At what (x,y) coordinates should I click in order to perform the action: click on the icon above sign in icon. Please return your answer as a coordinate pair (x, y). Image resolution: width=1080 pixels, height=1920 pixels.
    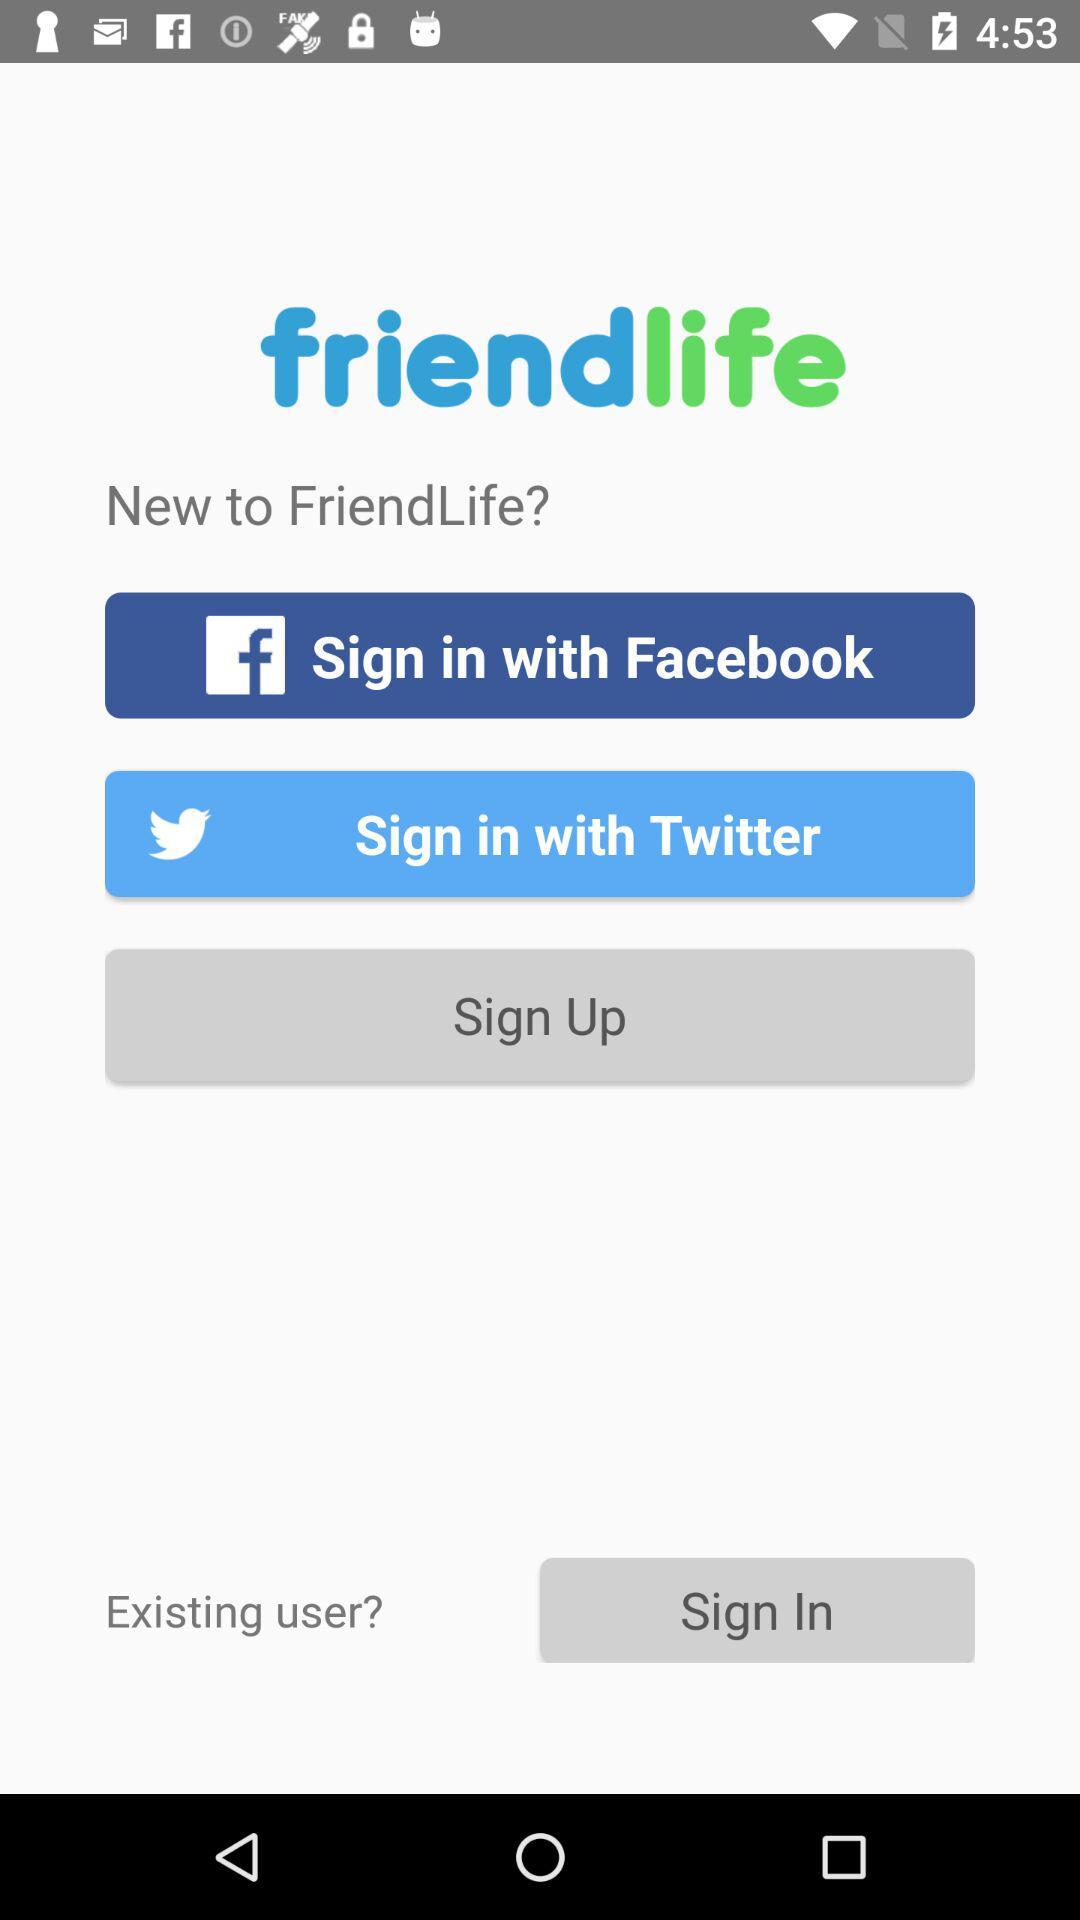
    Looking at the image, I should click on (540, 1015).